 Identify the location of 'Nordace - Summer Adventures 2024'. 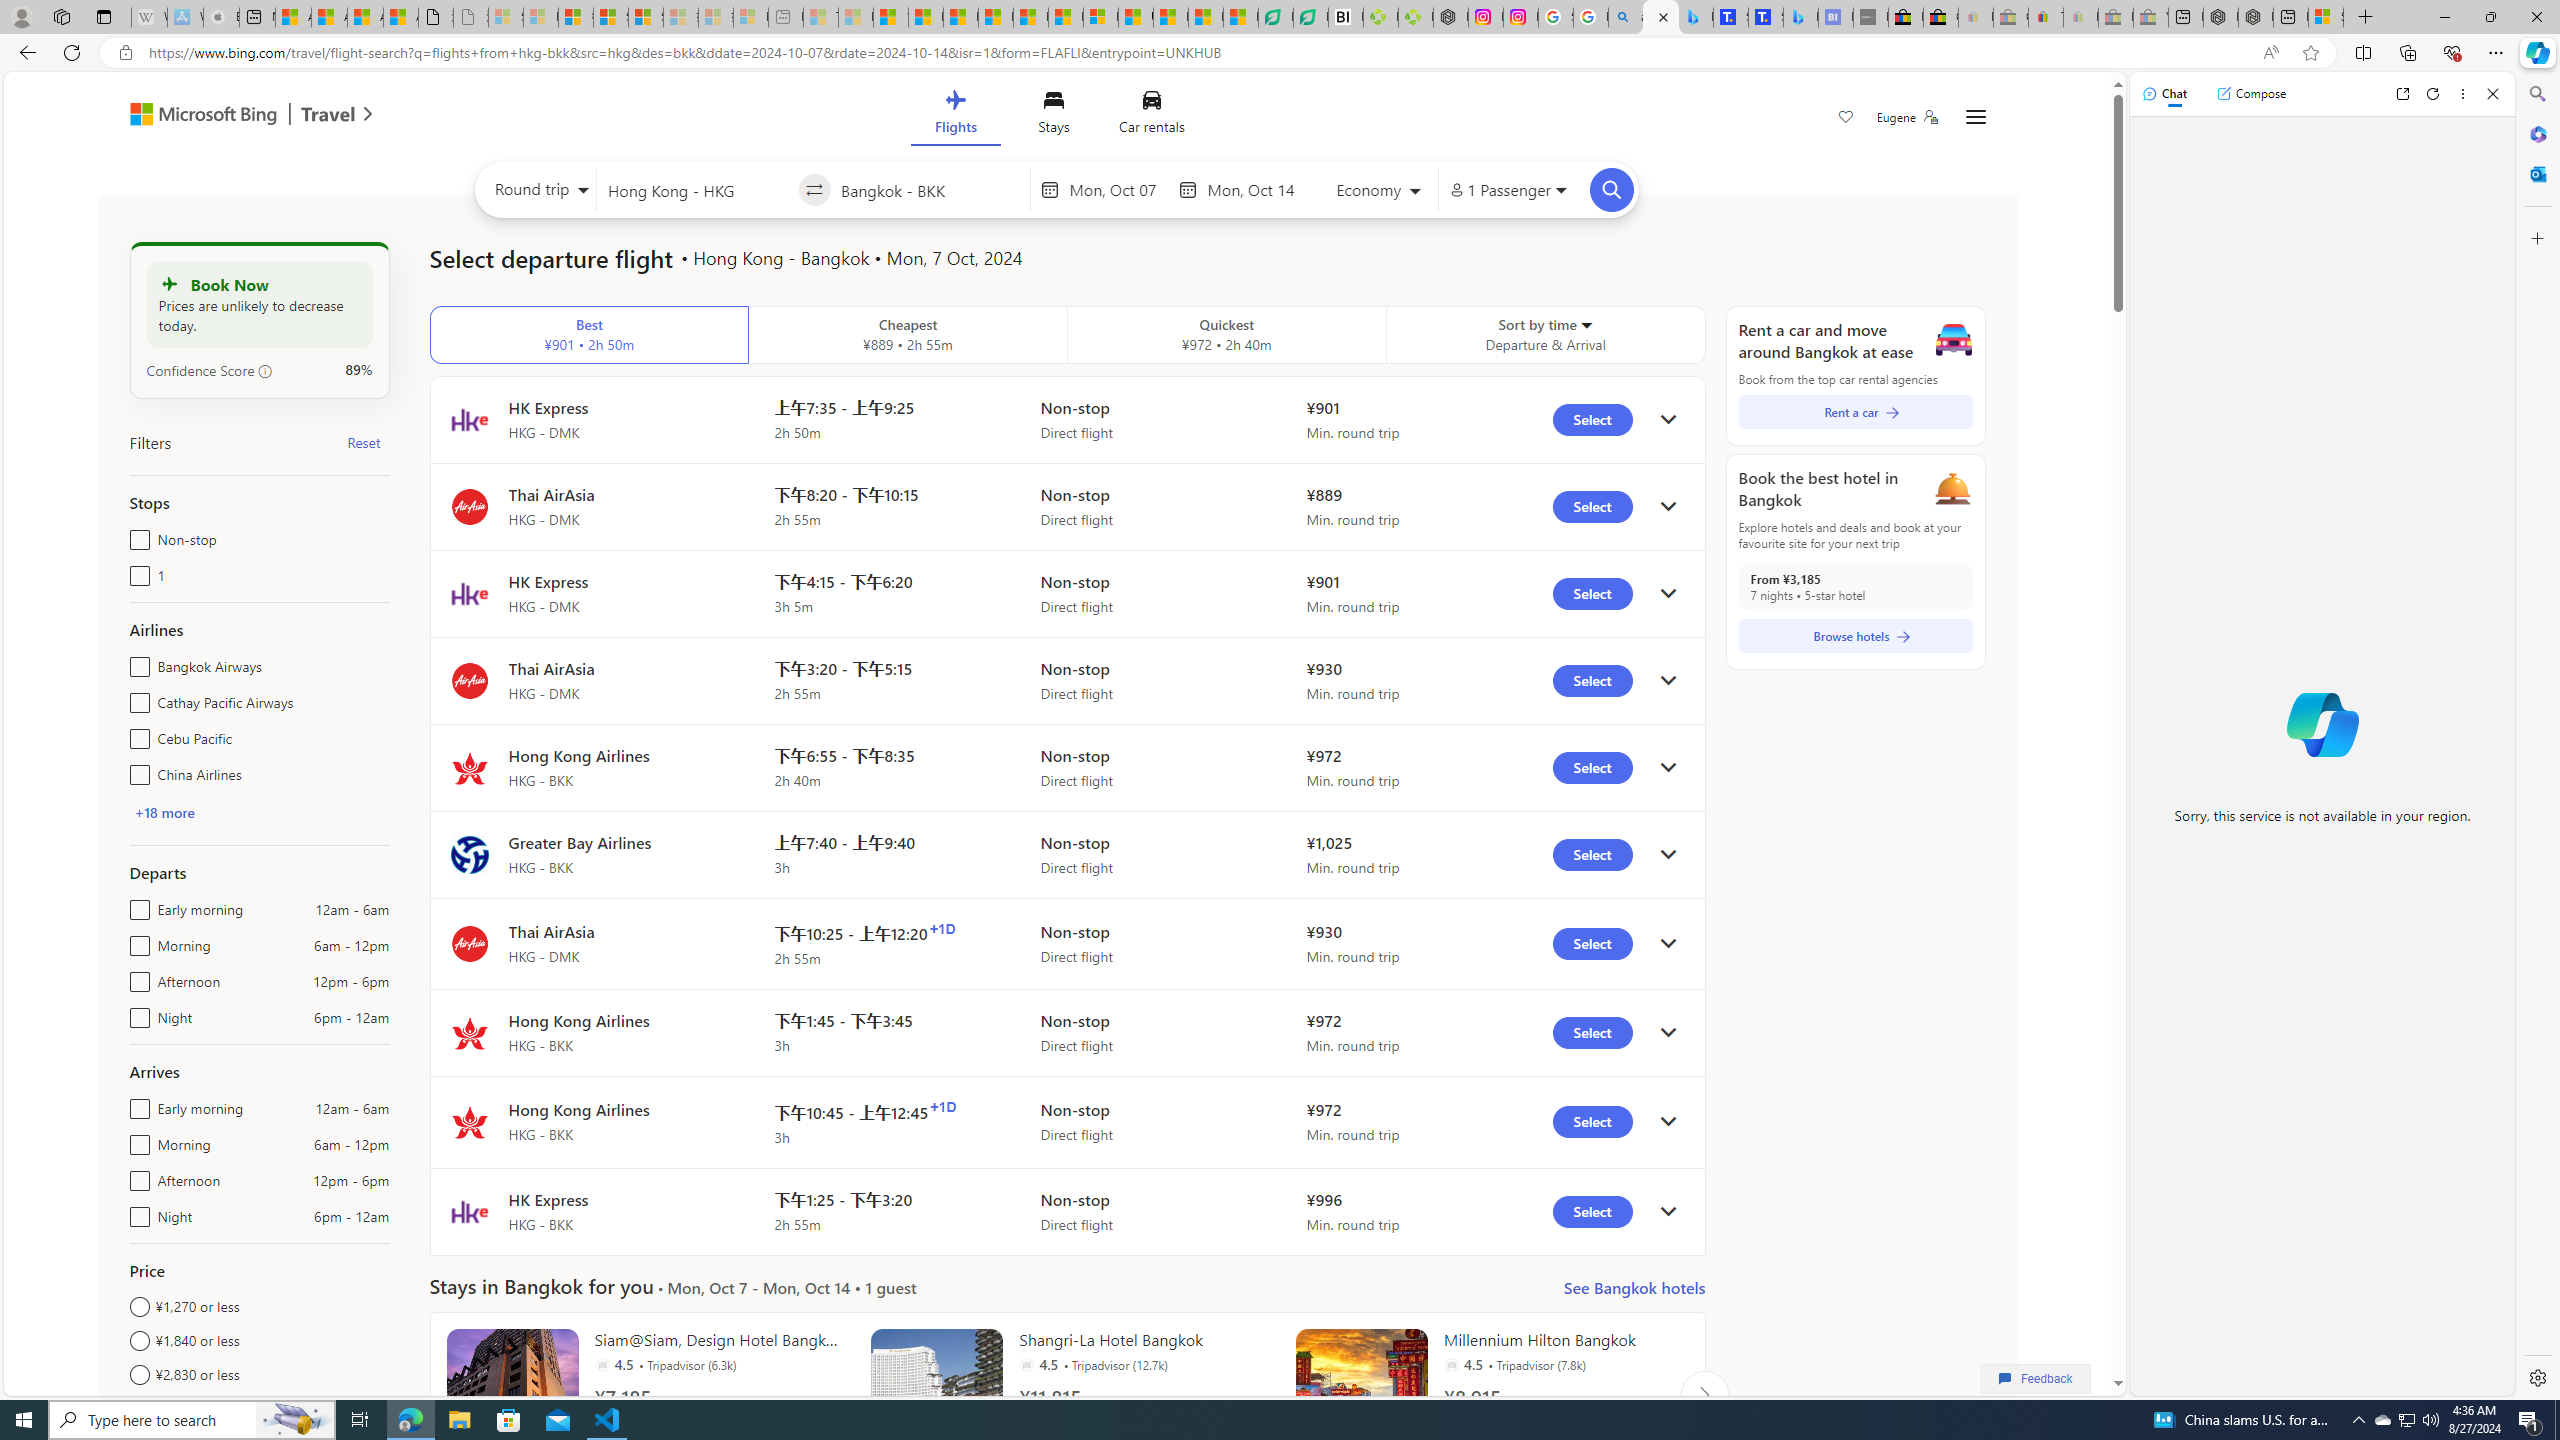
(2254, 16).